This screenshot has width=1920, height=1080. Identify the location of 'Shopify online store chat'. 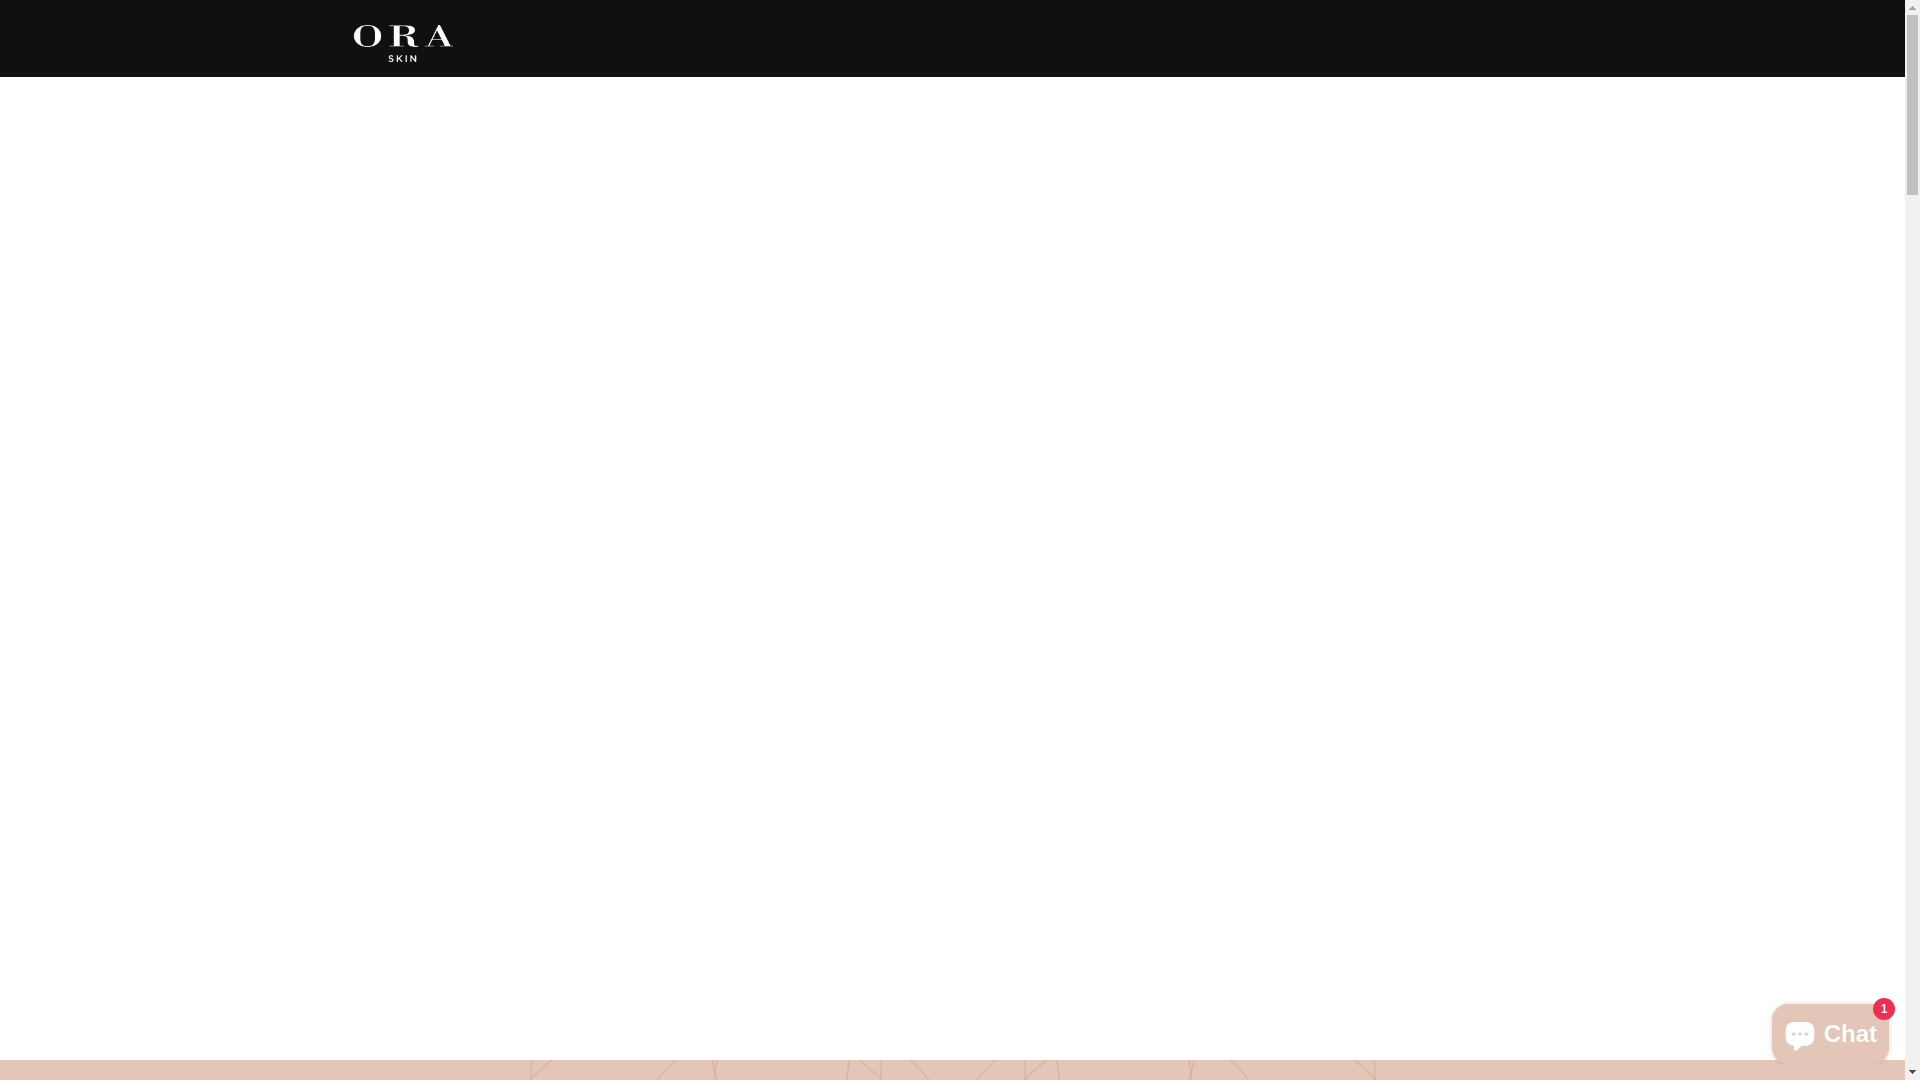
(1830, 1029).